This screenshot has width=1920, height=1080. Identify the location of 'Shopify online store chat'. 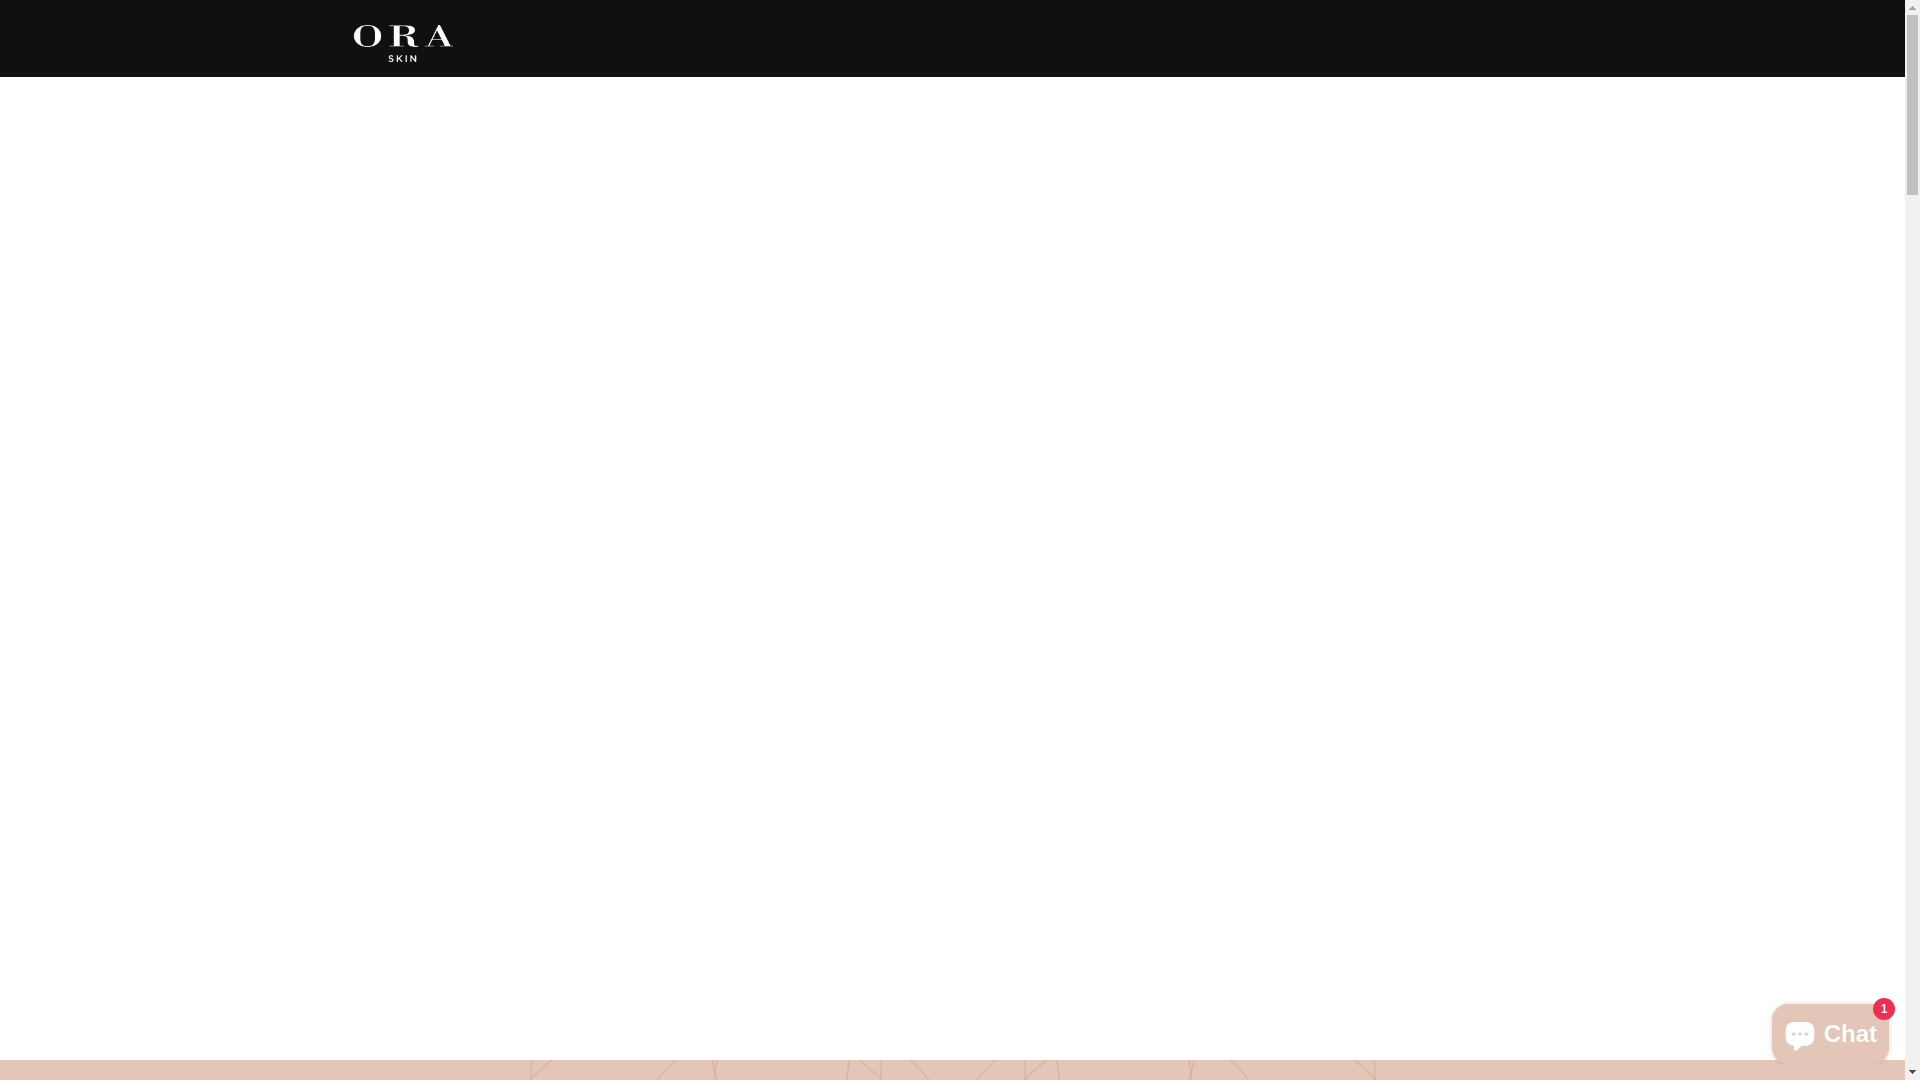
(1830, 1029).